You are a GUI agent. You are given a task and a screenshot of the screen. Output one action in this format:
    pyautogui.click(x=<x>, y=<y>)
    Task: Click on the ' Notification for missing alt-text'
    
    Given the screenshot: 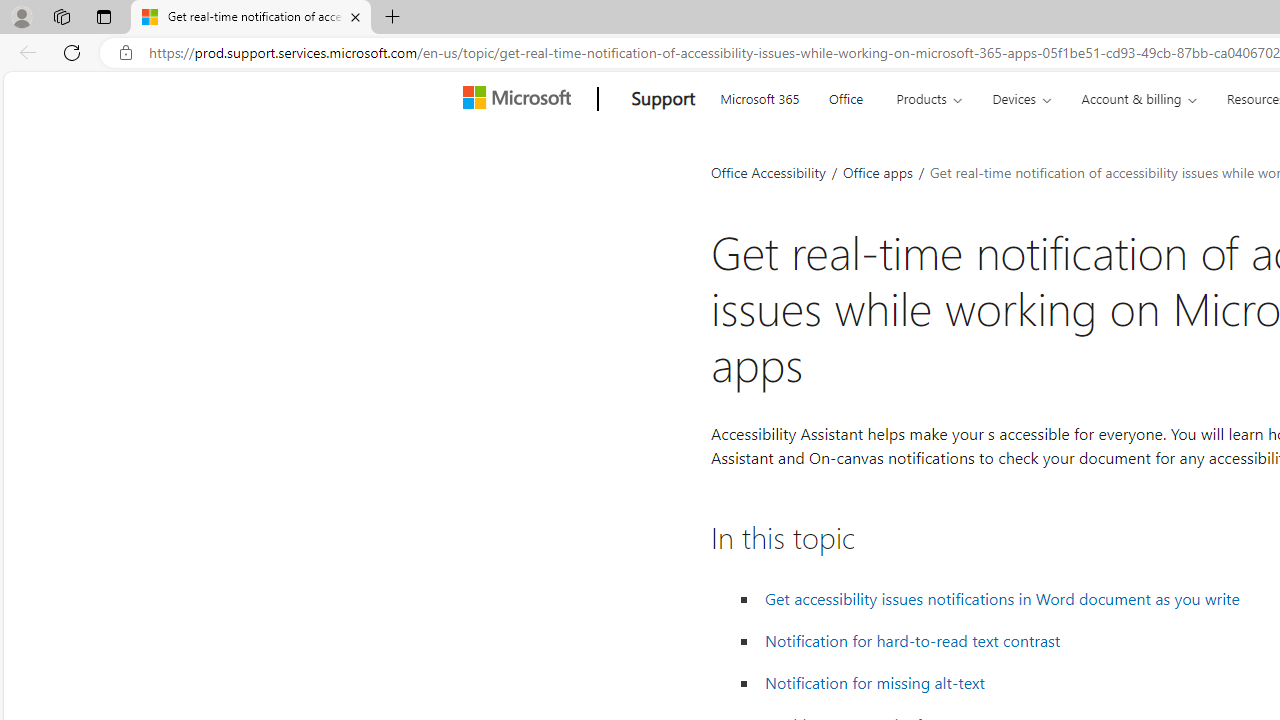 What is the action you would take?
    pyautogui.click(x=875, y=681)
    